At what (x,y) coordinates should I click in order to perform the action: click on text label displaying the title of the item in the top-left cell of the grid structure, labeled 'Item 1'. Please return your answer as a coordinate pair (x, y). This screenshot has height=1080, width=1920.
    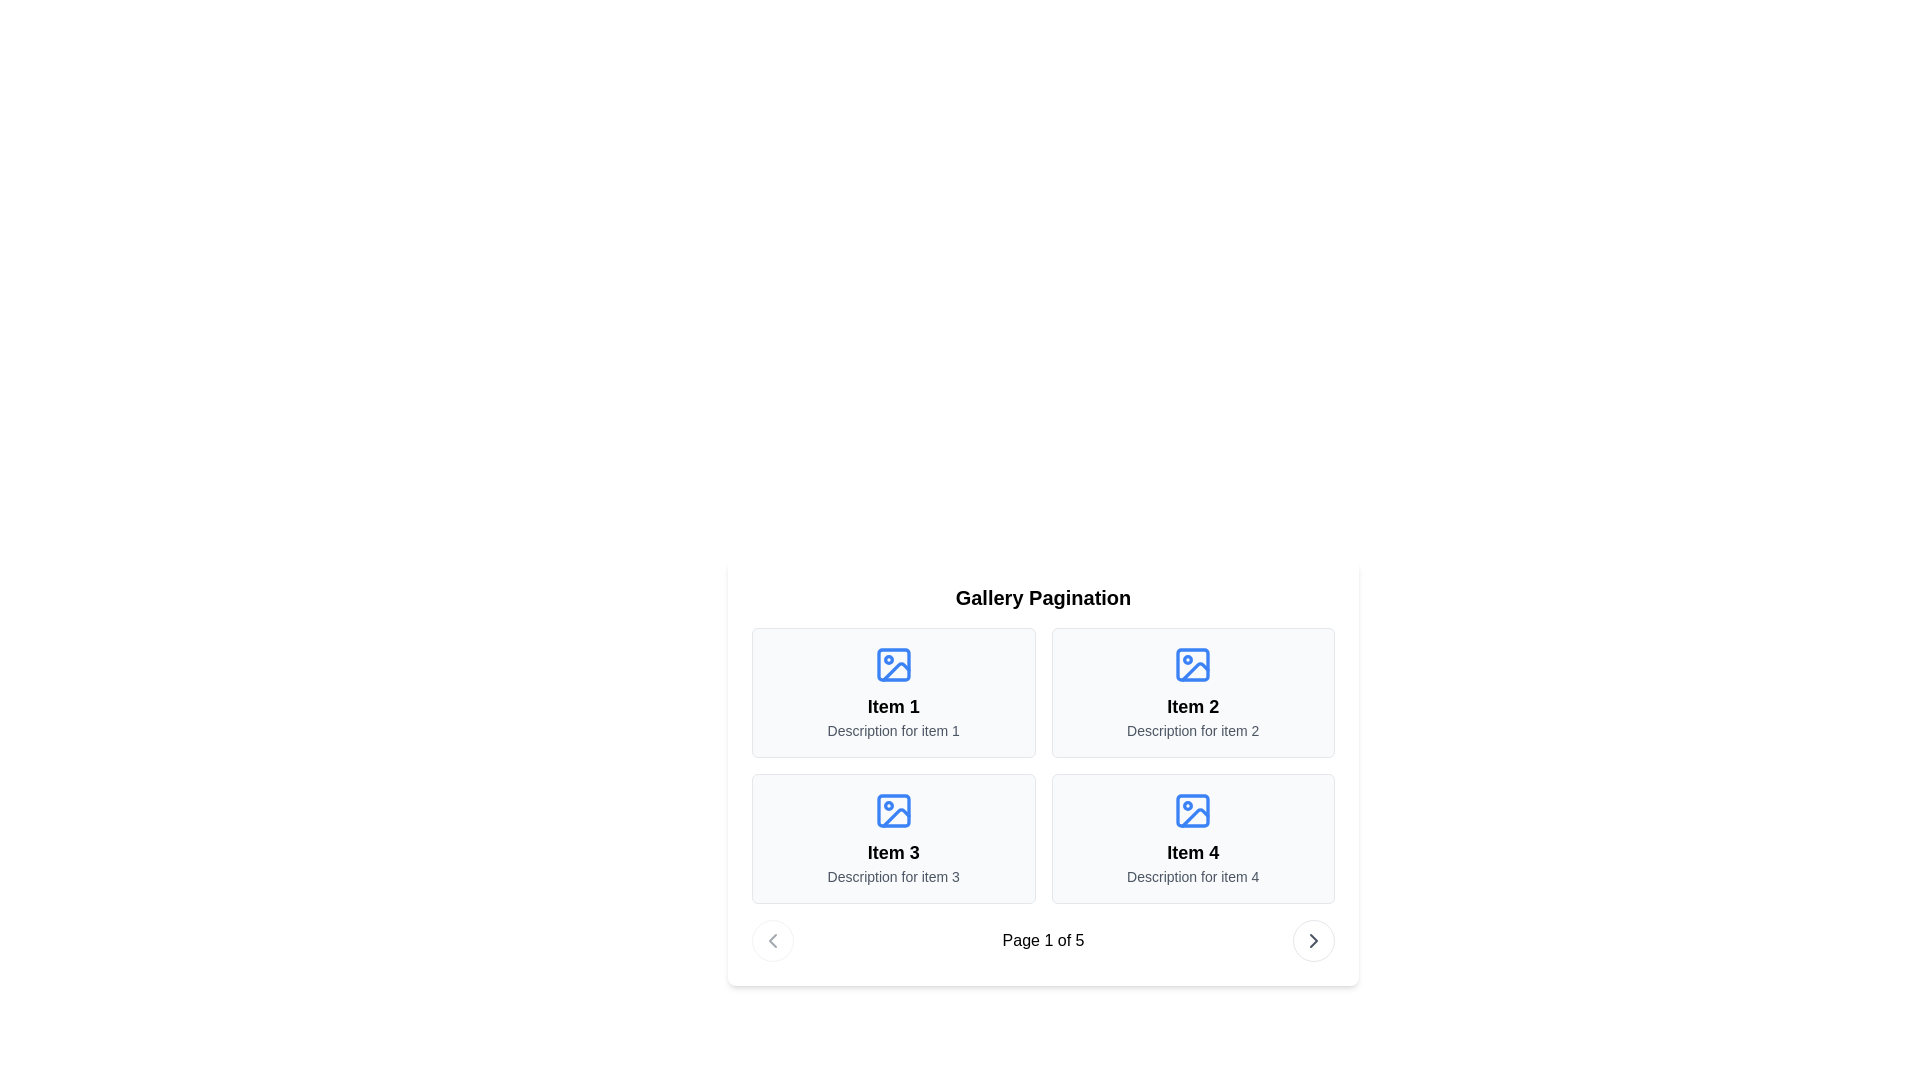
    Looking at the image, I should click on (892, 705).